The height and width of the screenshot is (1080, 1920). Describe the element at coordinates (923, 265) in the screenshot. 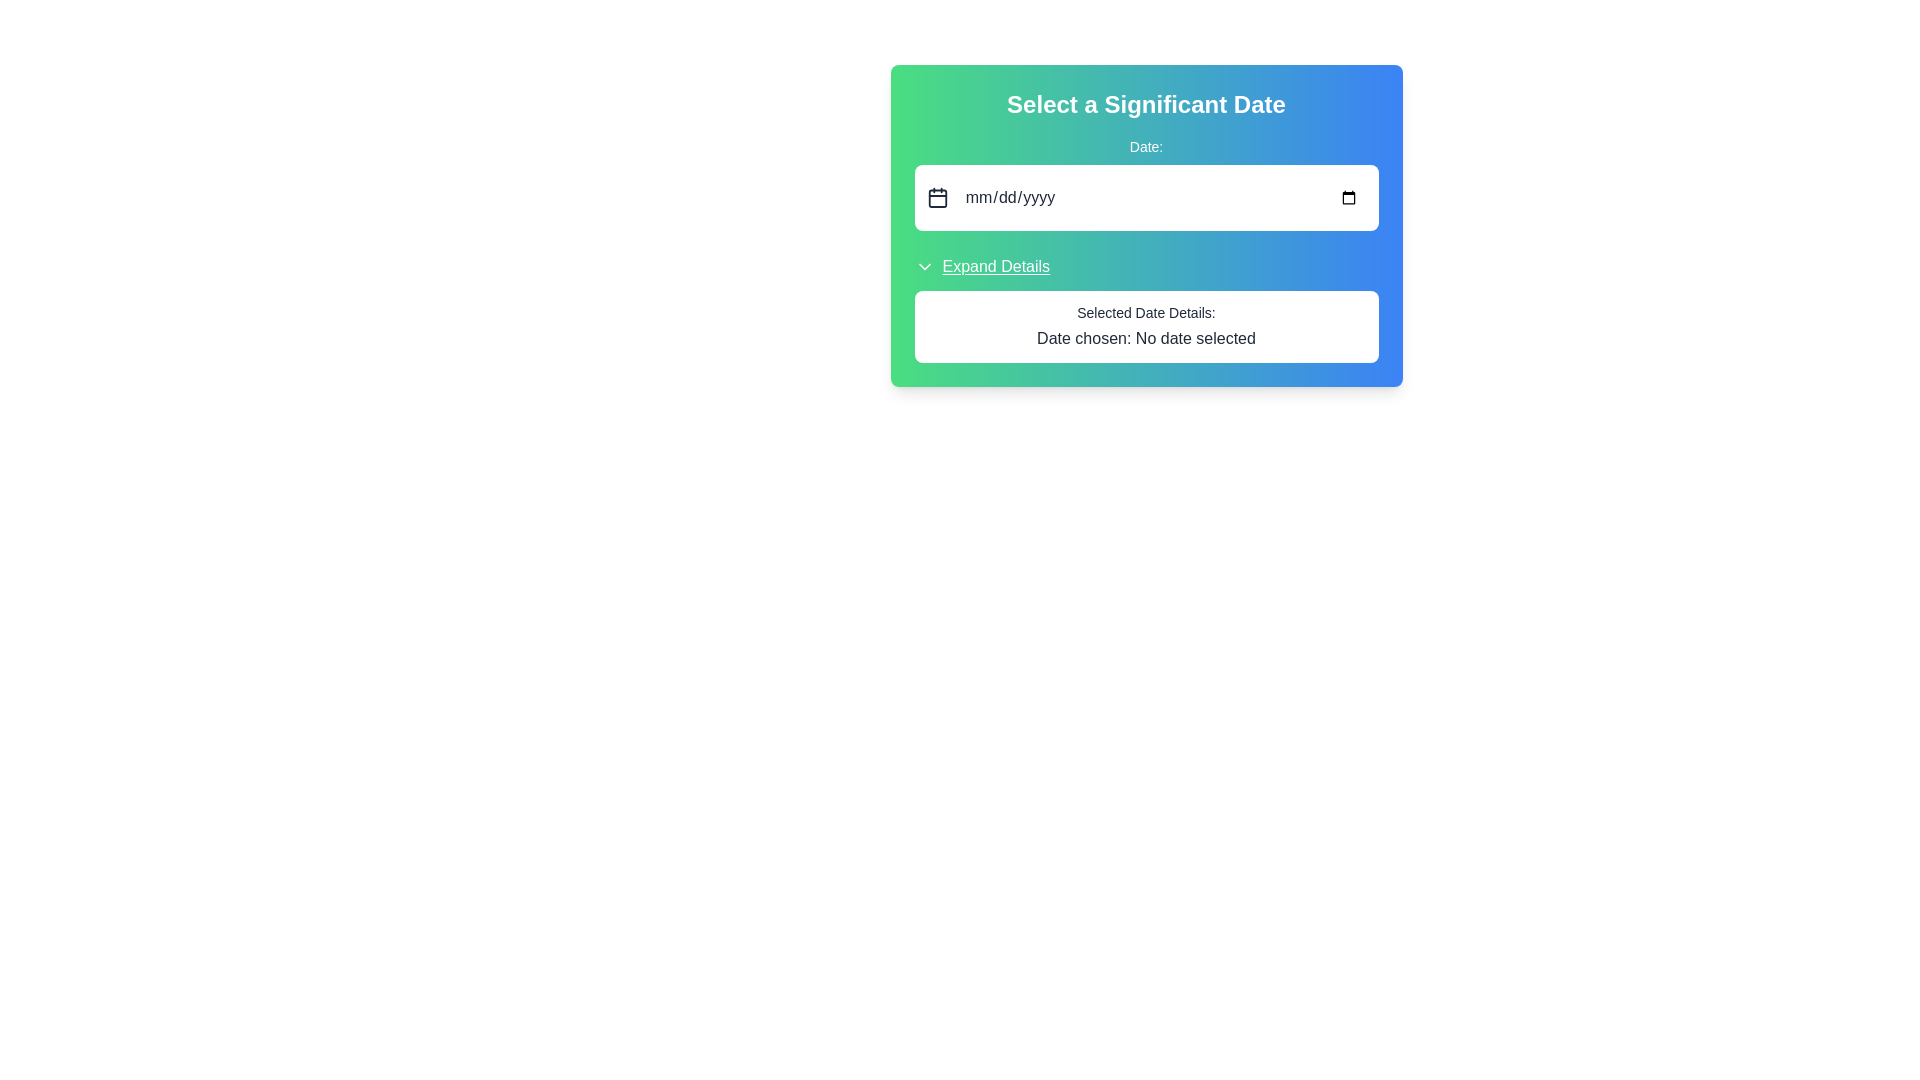

I see `the downward-pointing chevron icon next to the 'Expand Details' text` at that location.